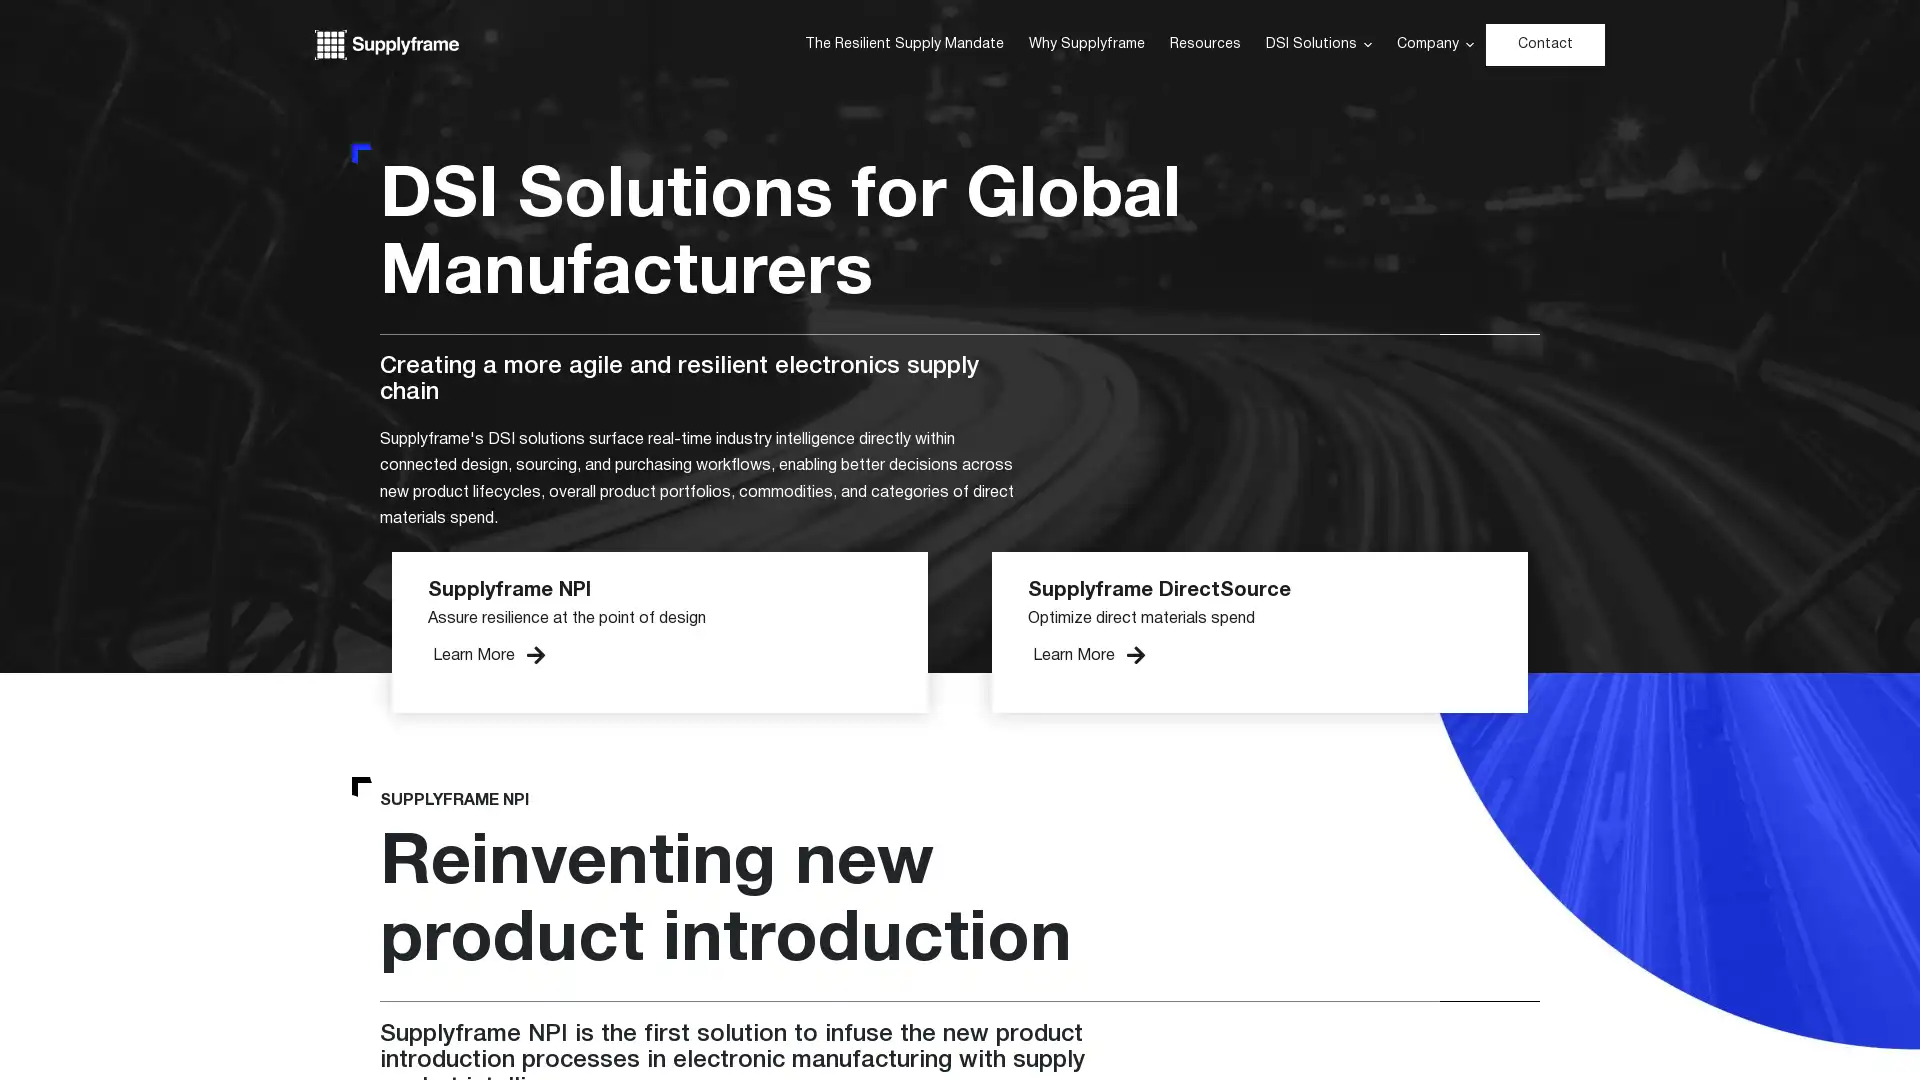 Image resolution: width=1920 pixels, height=1080 pixels. What do you see at coordinates (489, 655) in the screenshot?
I see `Learn More` at bounding box center [489, 655].